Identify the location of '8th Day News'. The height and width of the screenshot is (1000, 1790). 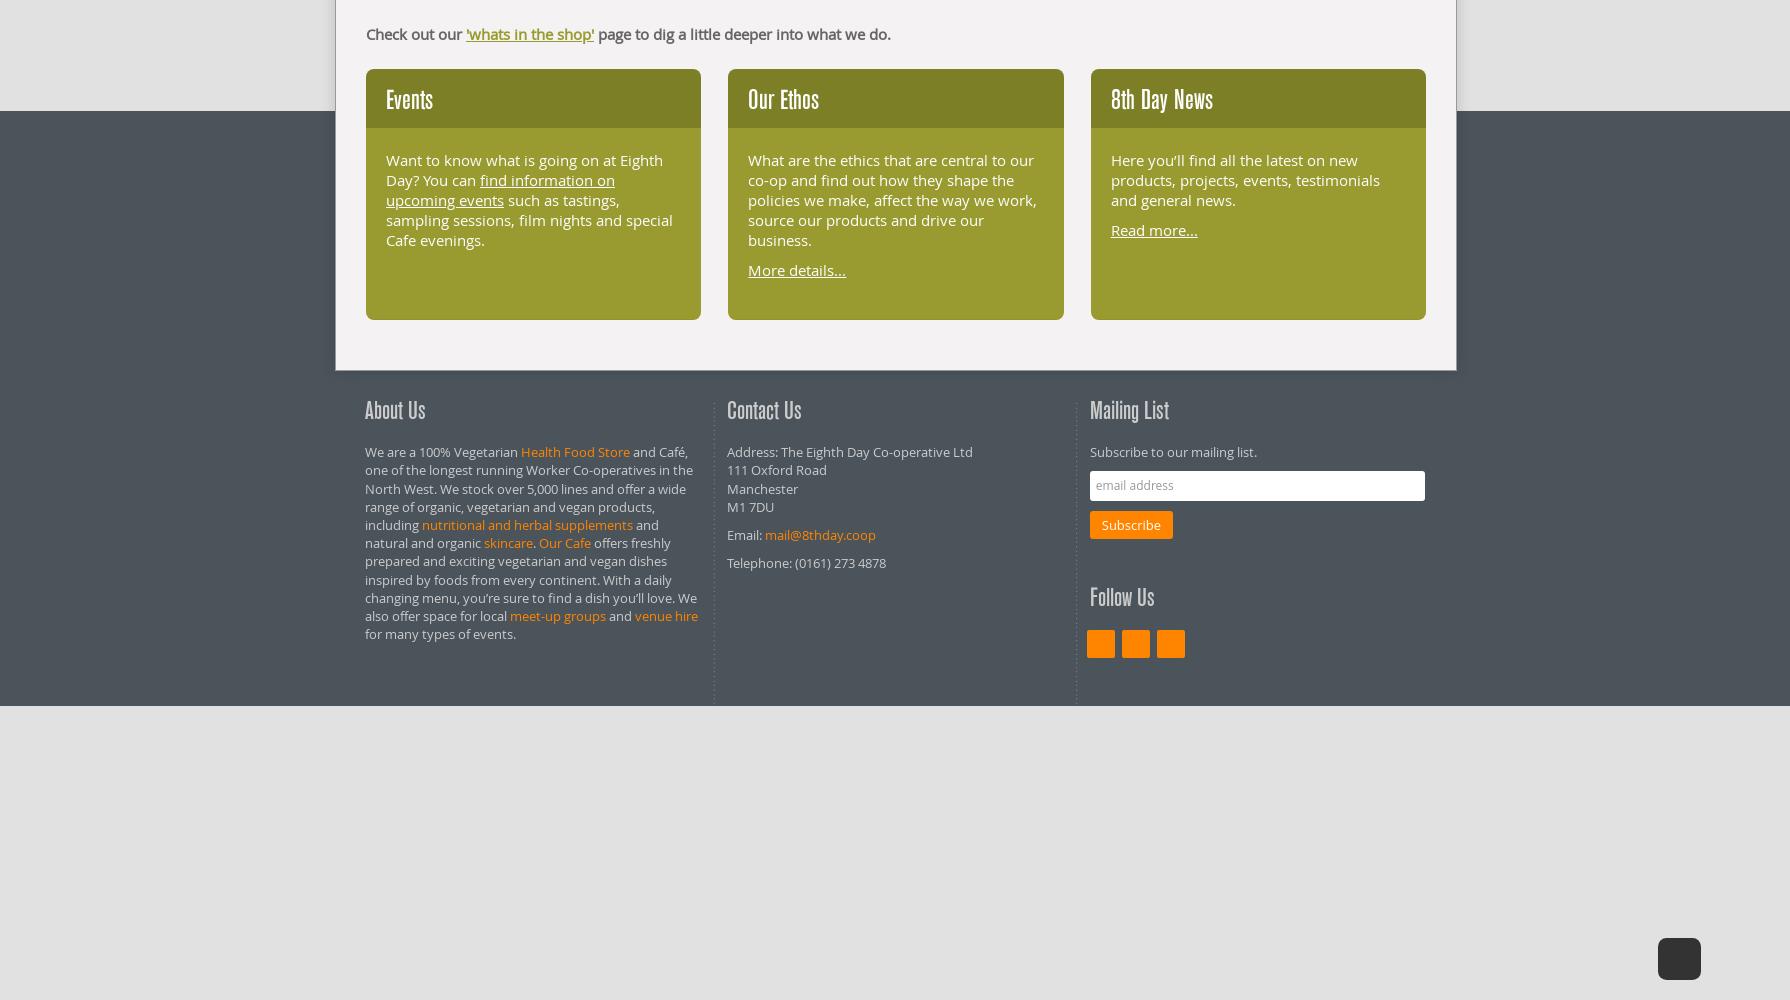
(1160, 99).